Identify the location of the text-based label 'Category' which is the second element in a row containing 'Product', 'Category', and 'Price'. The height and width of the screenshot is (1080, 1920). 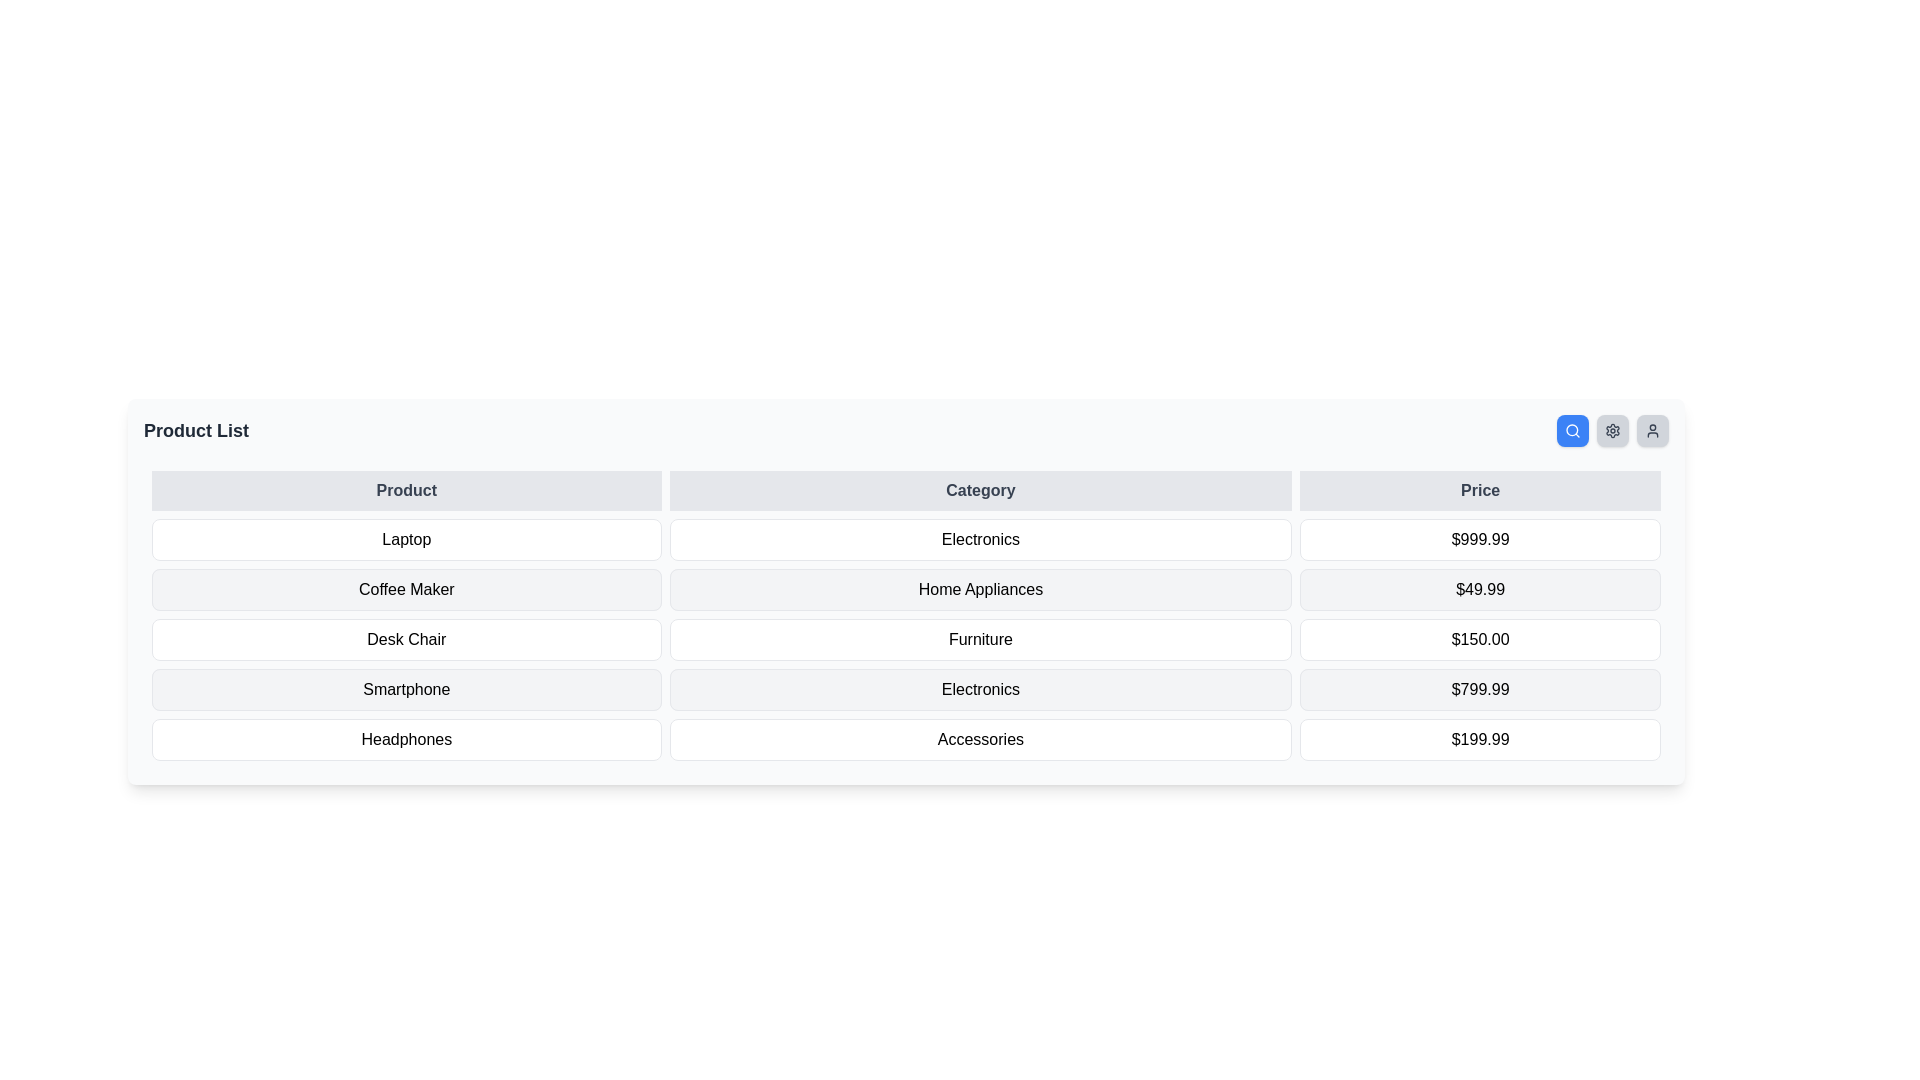
(980, 490).